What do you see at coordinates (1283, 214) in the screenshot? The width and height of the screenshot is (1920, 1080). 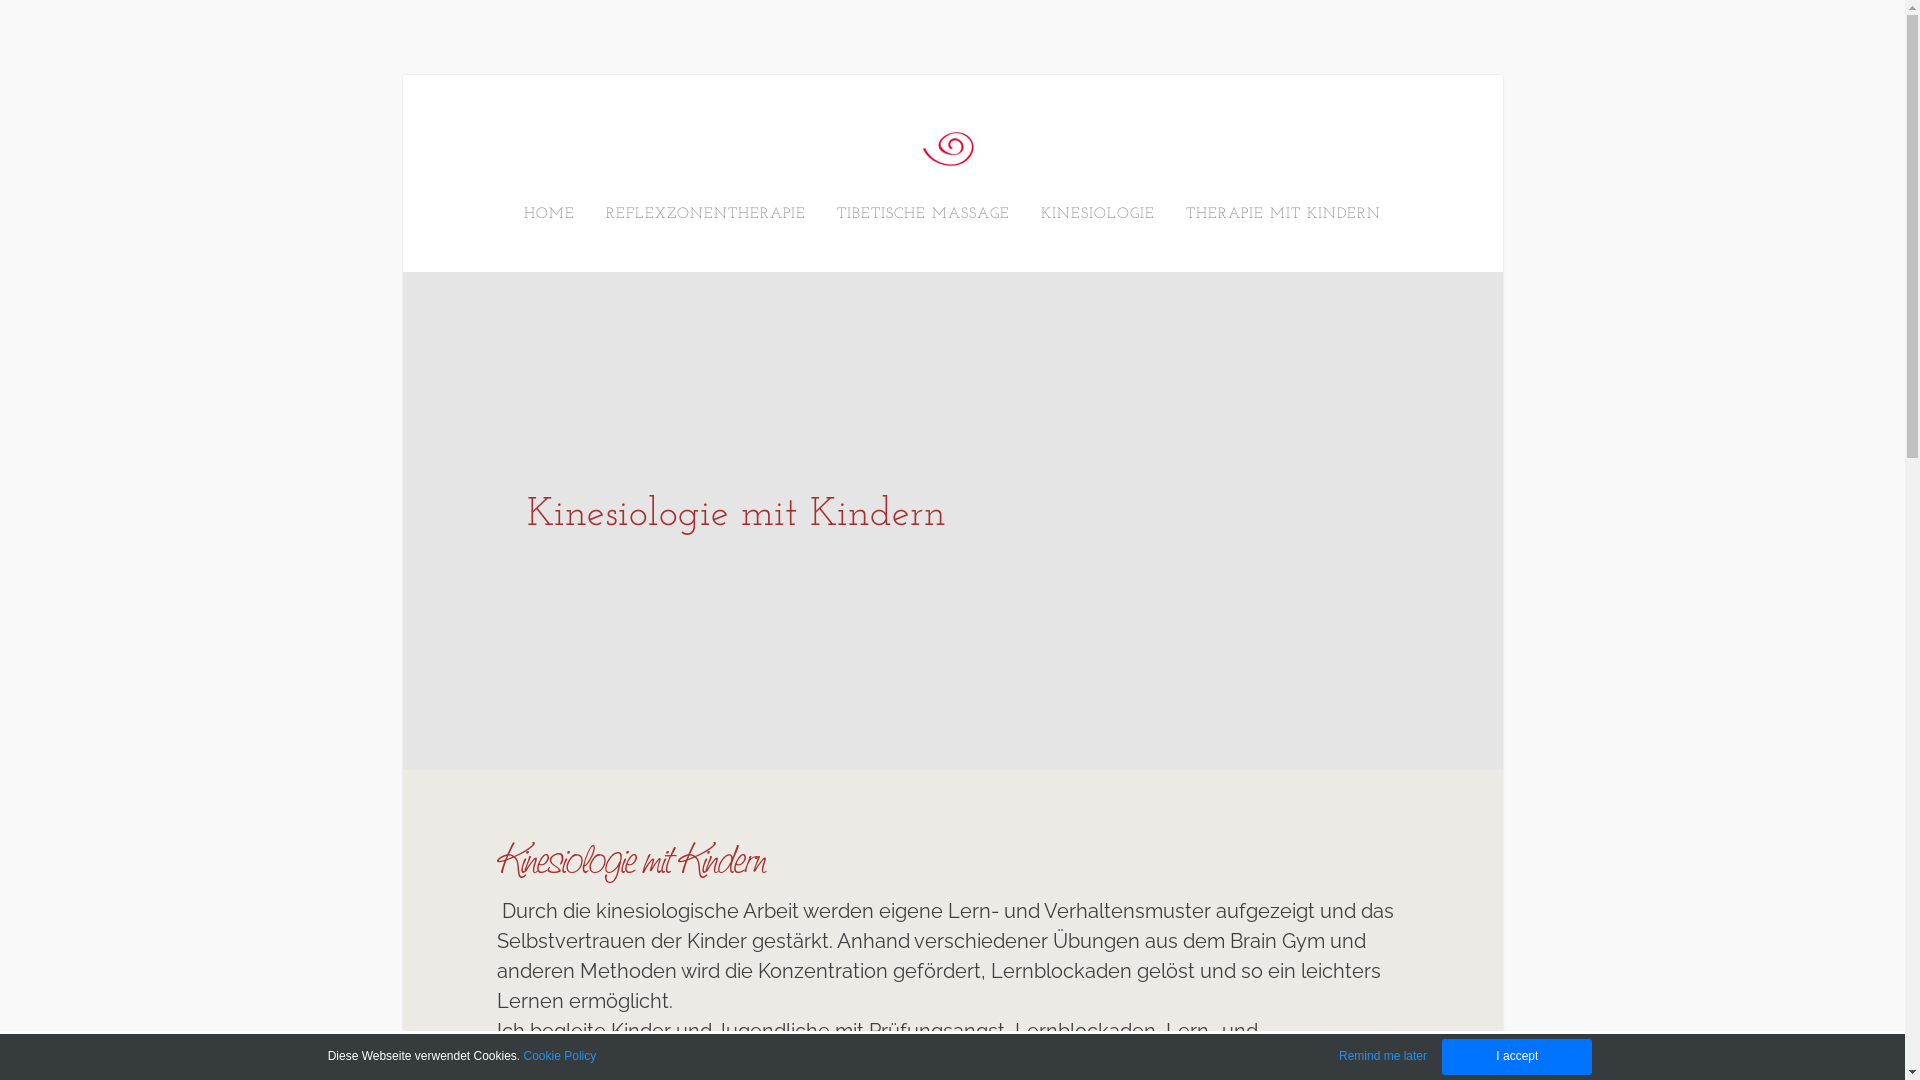 I see `'THERAPIE MIT KINDERN'` at bounding box center [1283, 214].